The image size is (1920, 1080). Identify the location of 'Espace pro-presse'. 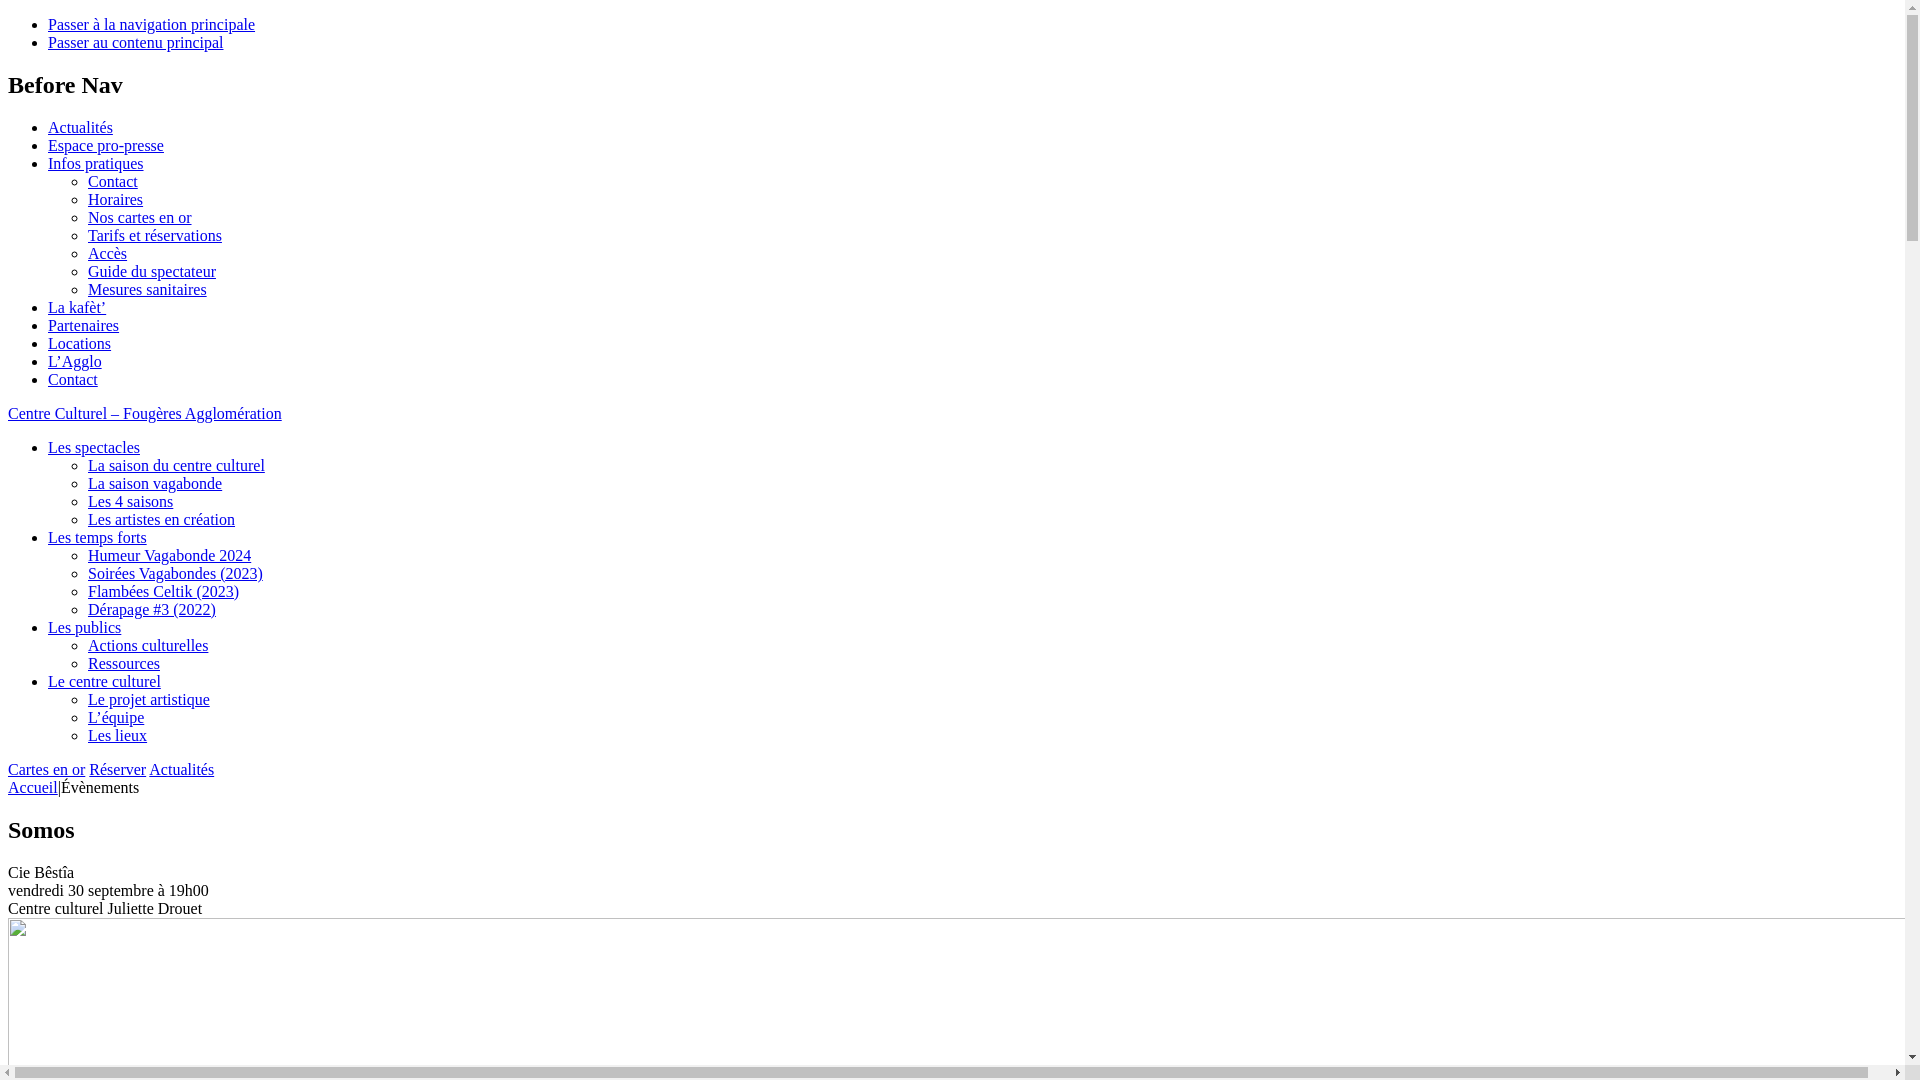
(104, 144).